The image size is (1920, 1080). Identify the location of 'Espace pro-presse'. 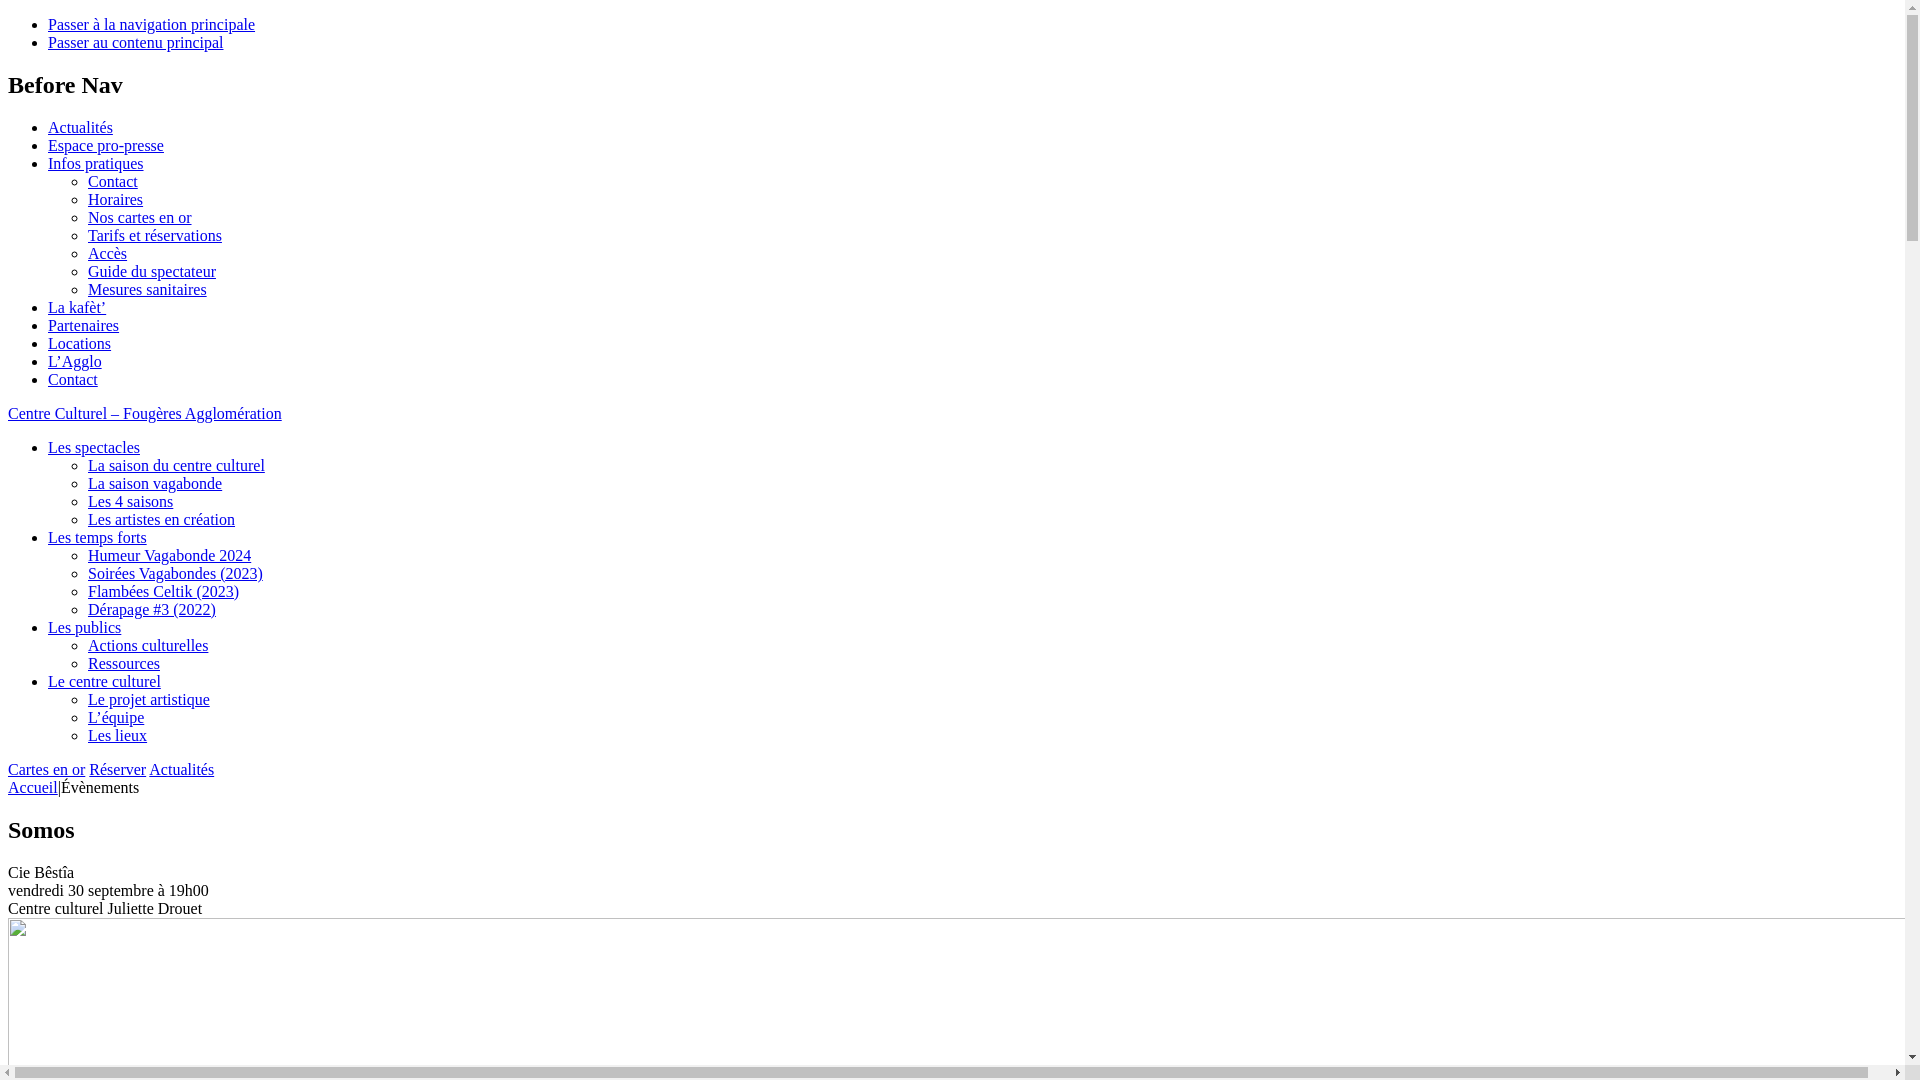
(104, 144).